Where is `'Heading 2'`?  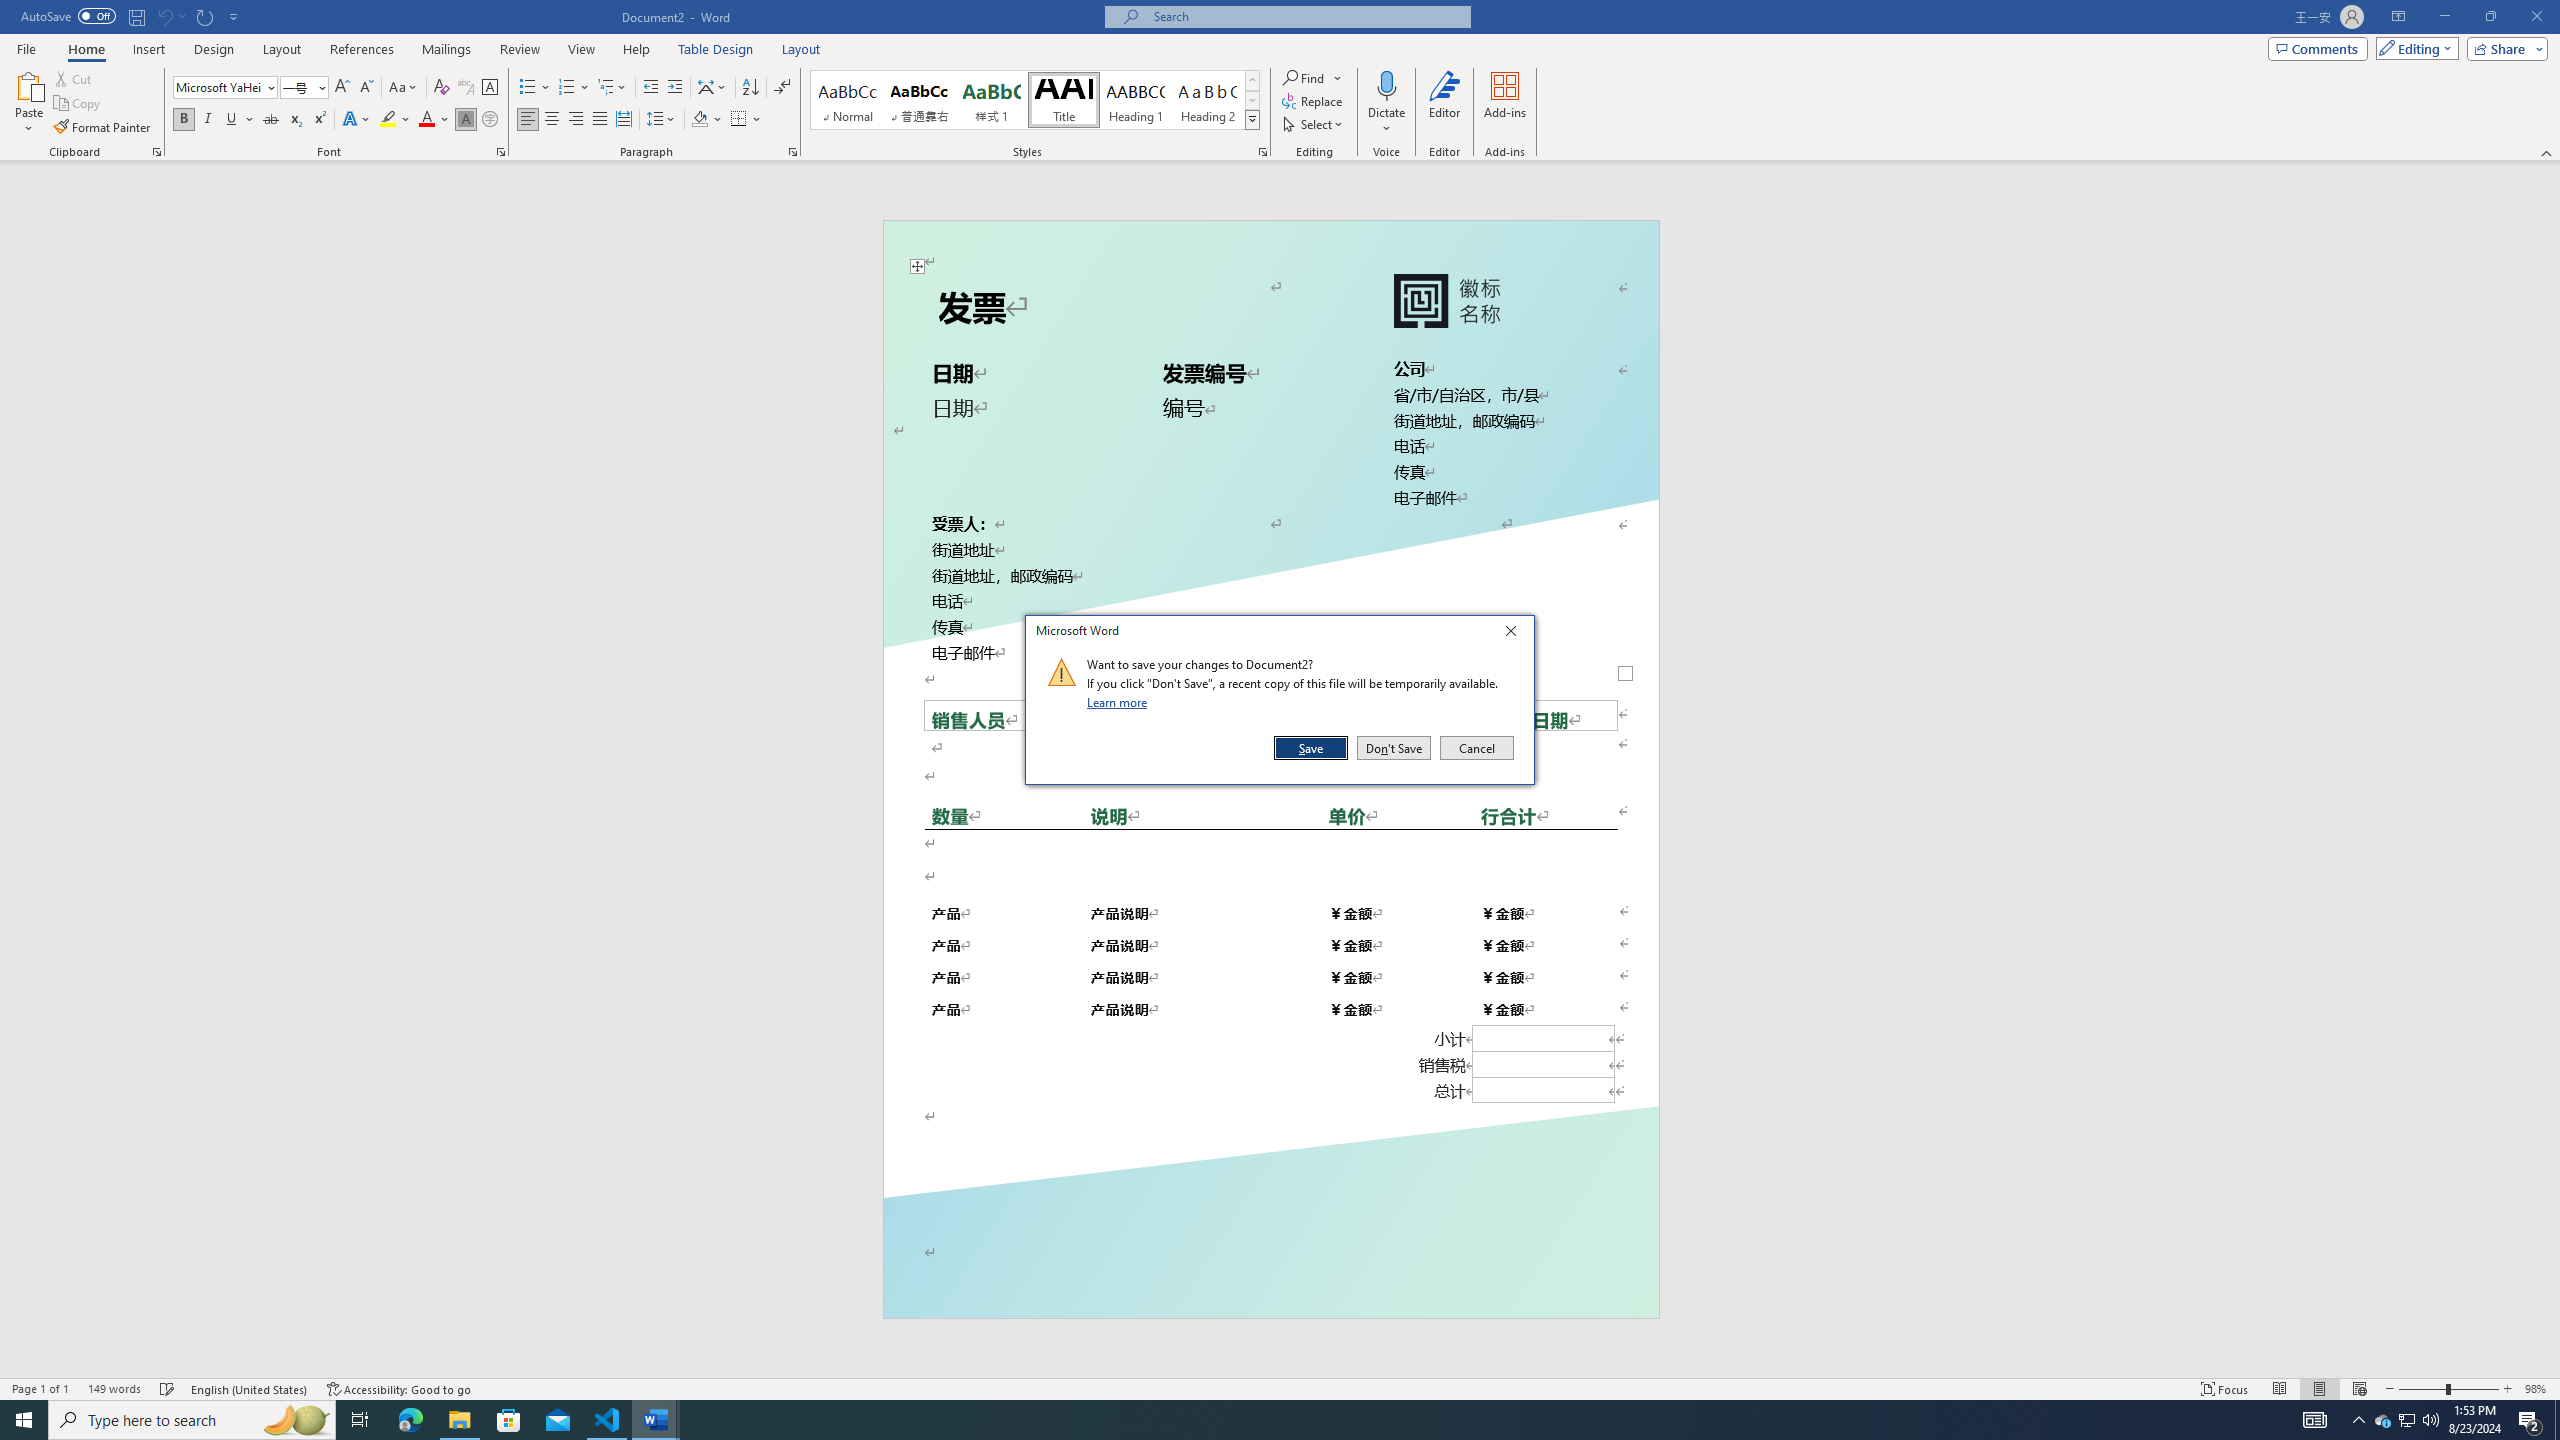 'Heading 2' is located at coordinates (1207, 99).